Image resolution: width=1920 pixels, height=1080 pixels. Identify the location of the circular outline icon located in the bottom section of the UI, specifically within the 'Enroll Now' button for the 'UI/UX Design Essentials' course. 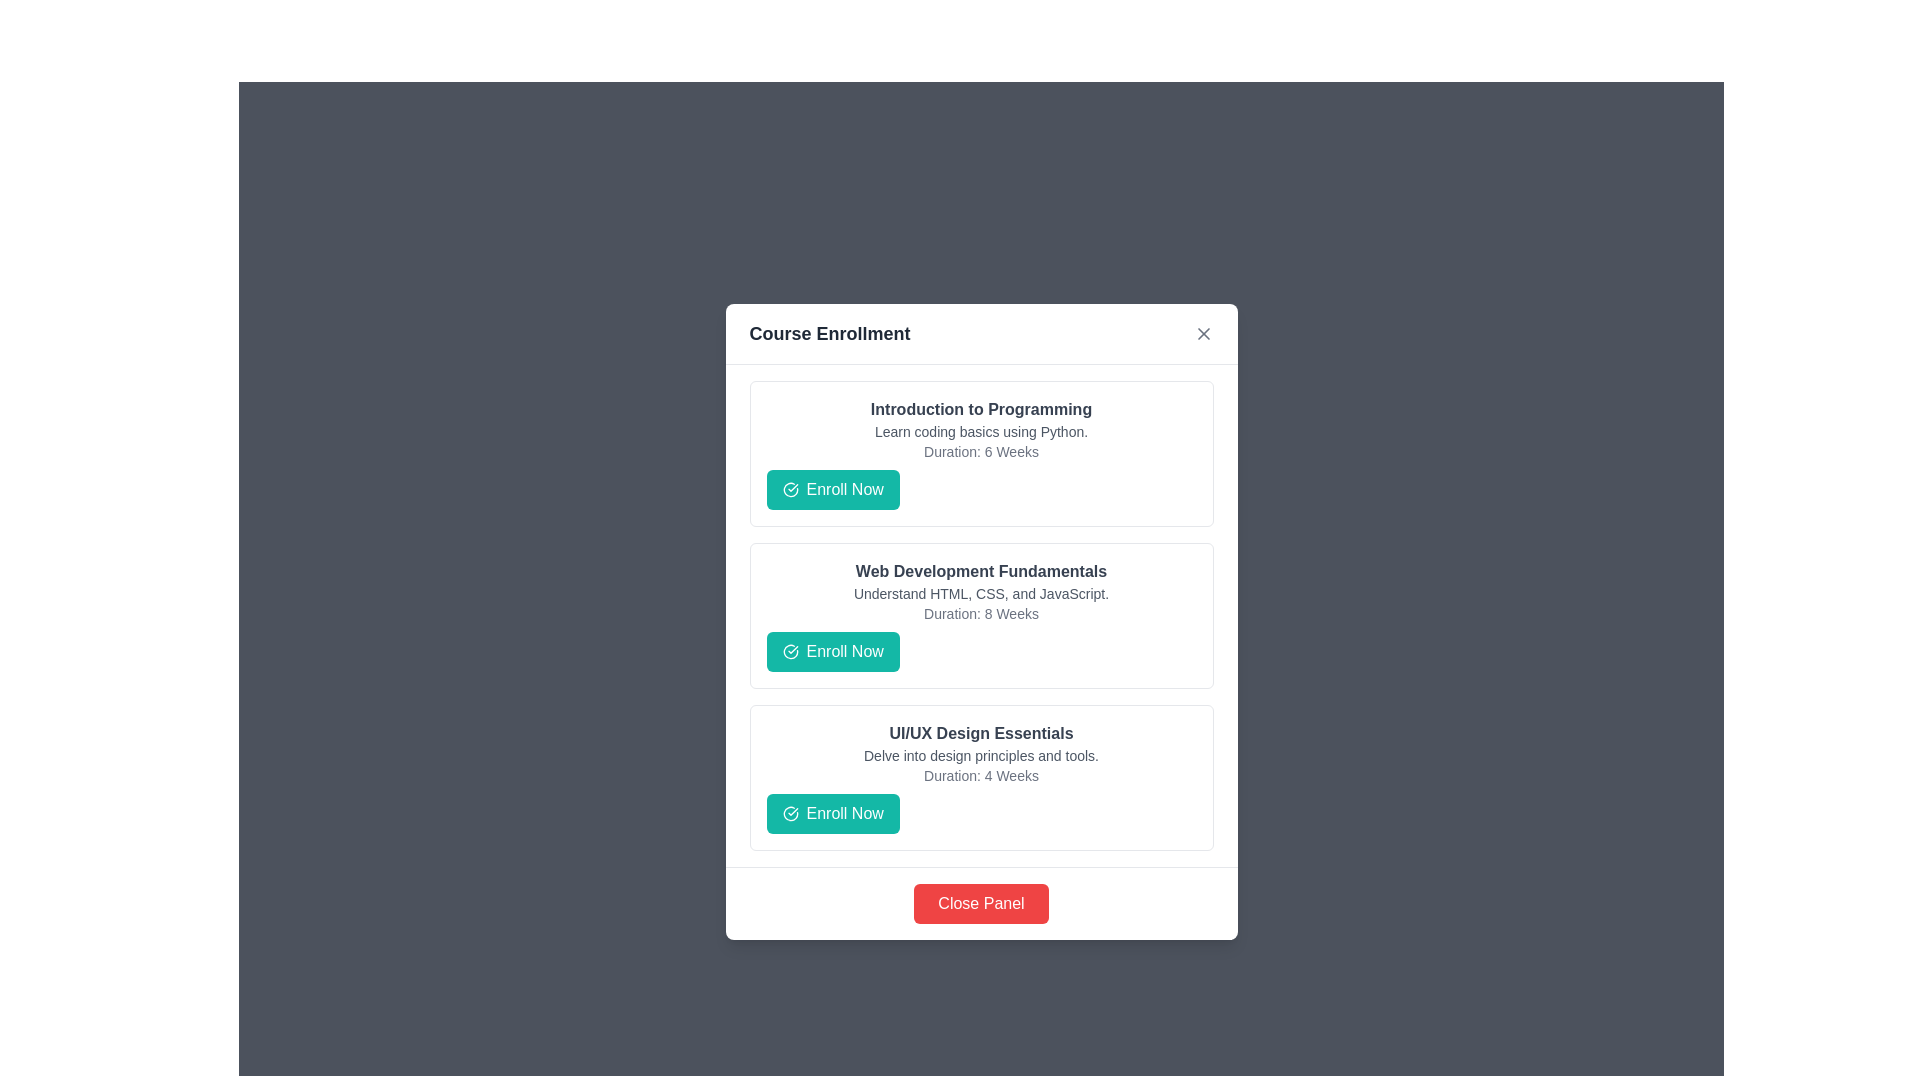
(789, 813).